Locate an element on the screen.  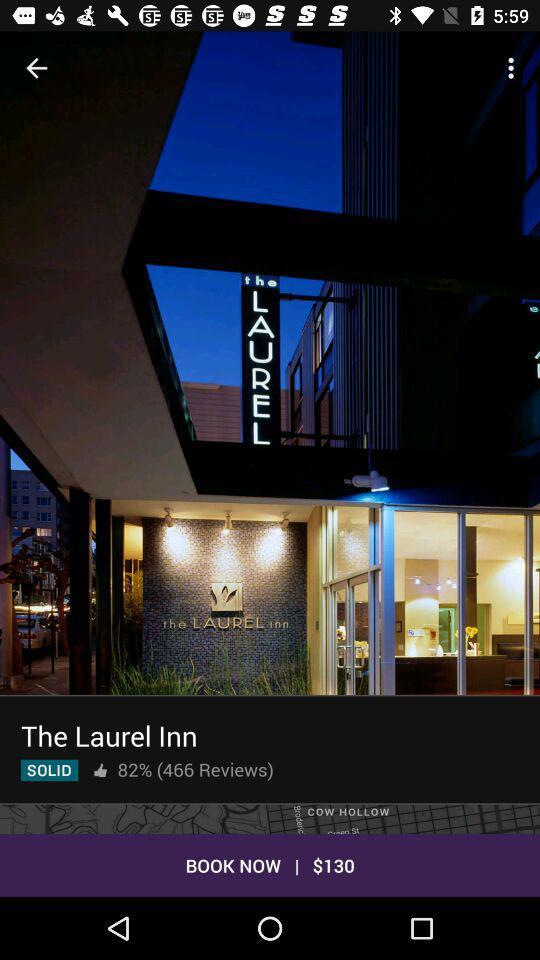
book now   |   $130 is located at coordinates (270, 864).